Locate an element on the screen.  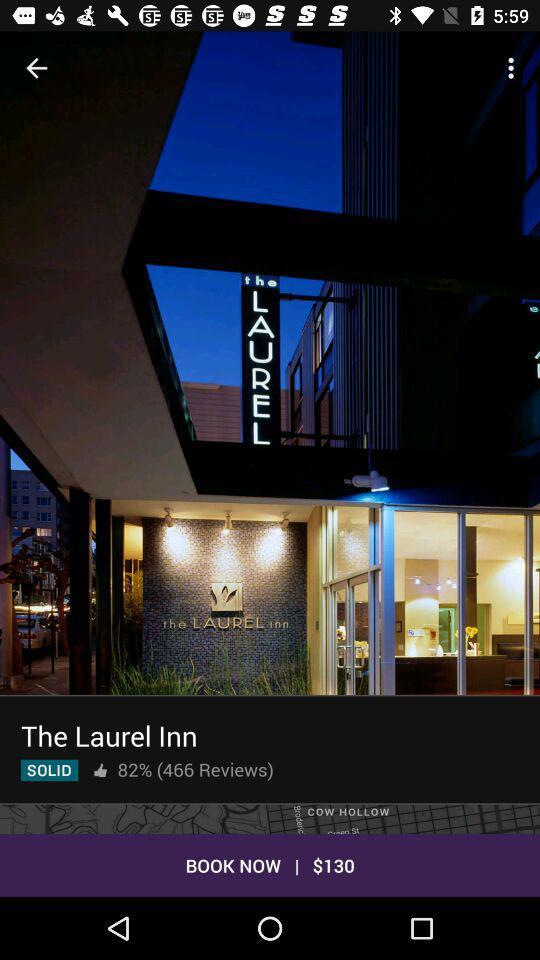
book now   |   $130 is located at coordinates (270, 864).